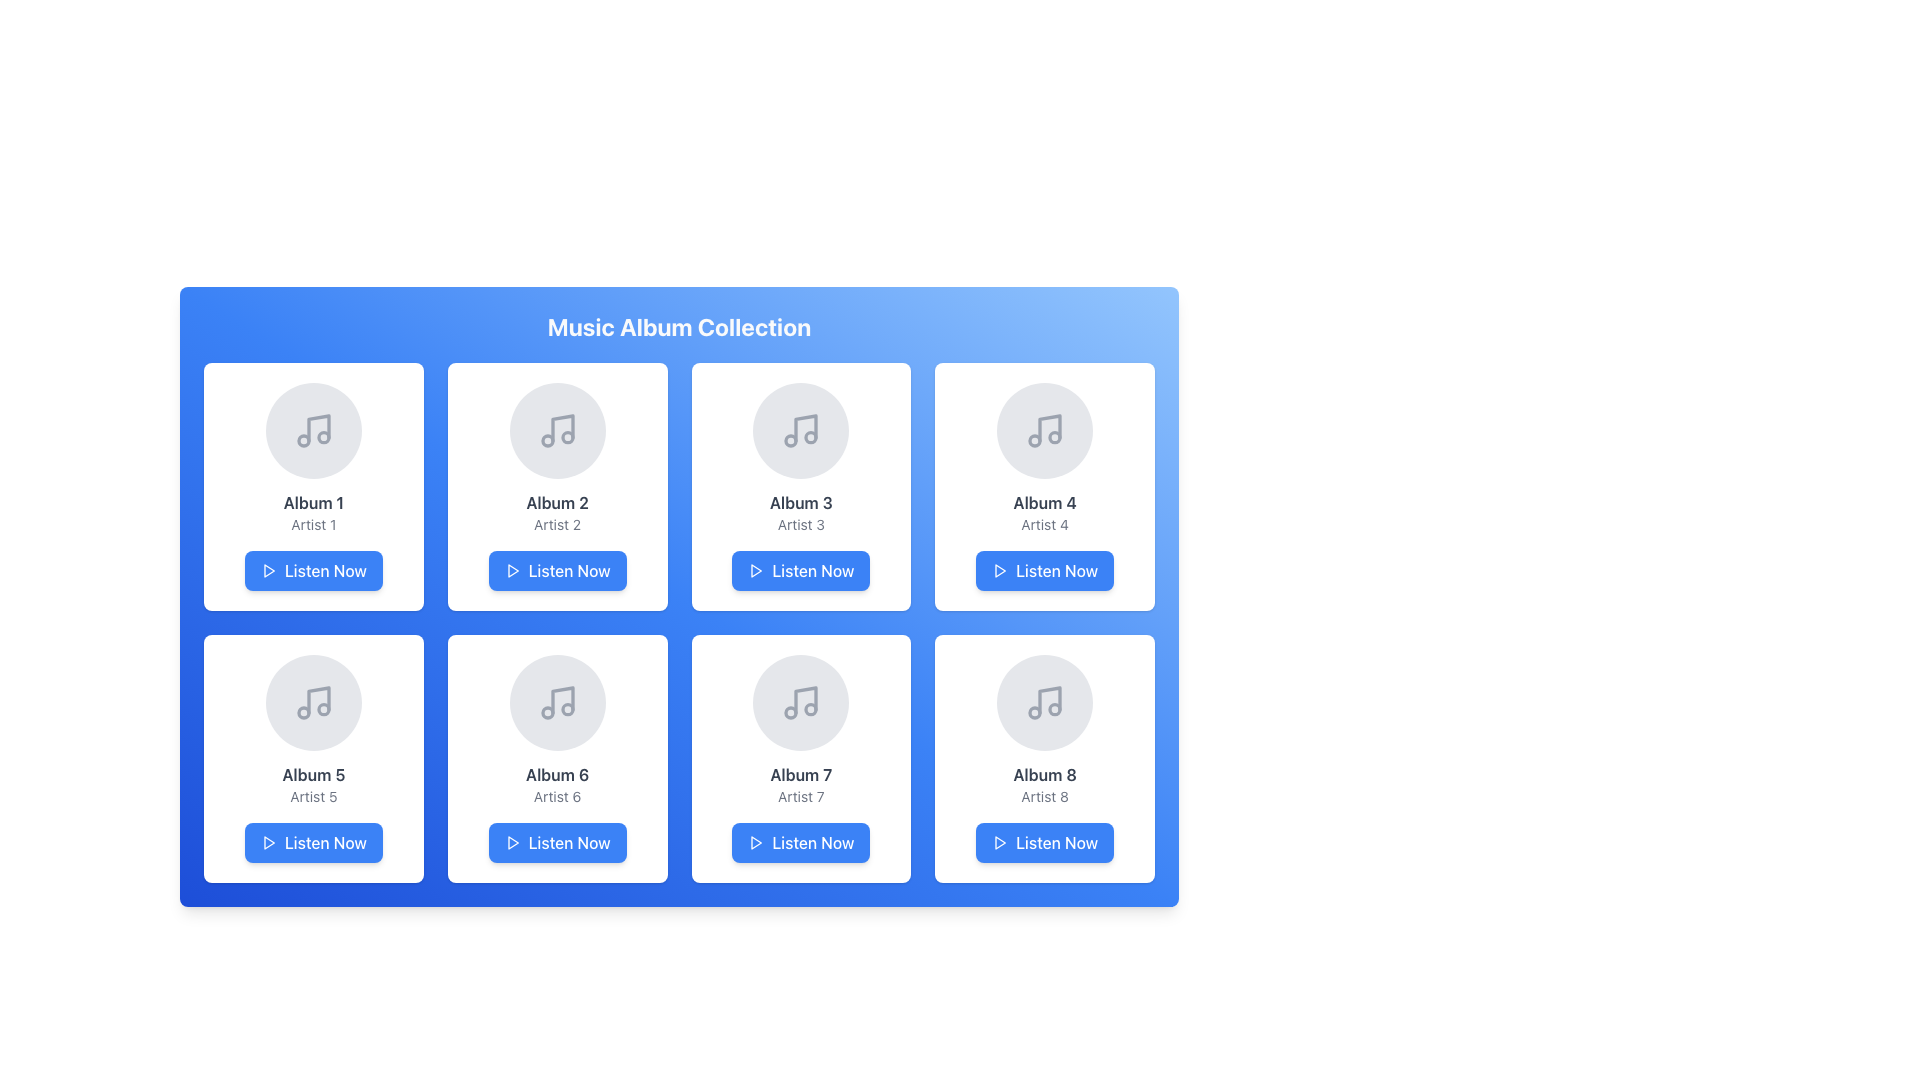 The width and height of the screenshot is (1920, 1080). I want to click on the album tile representing 'Album 7' by 'Artist 7', so click(801, 759).